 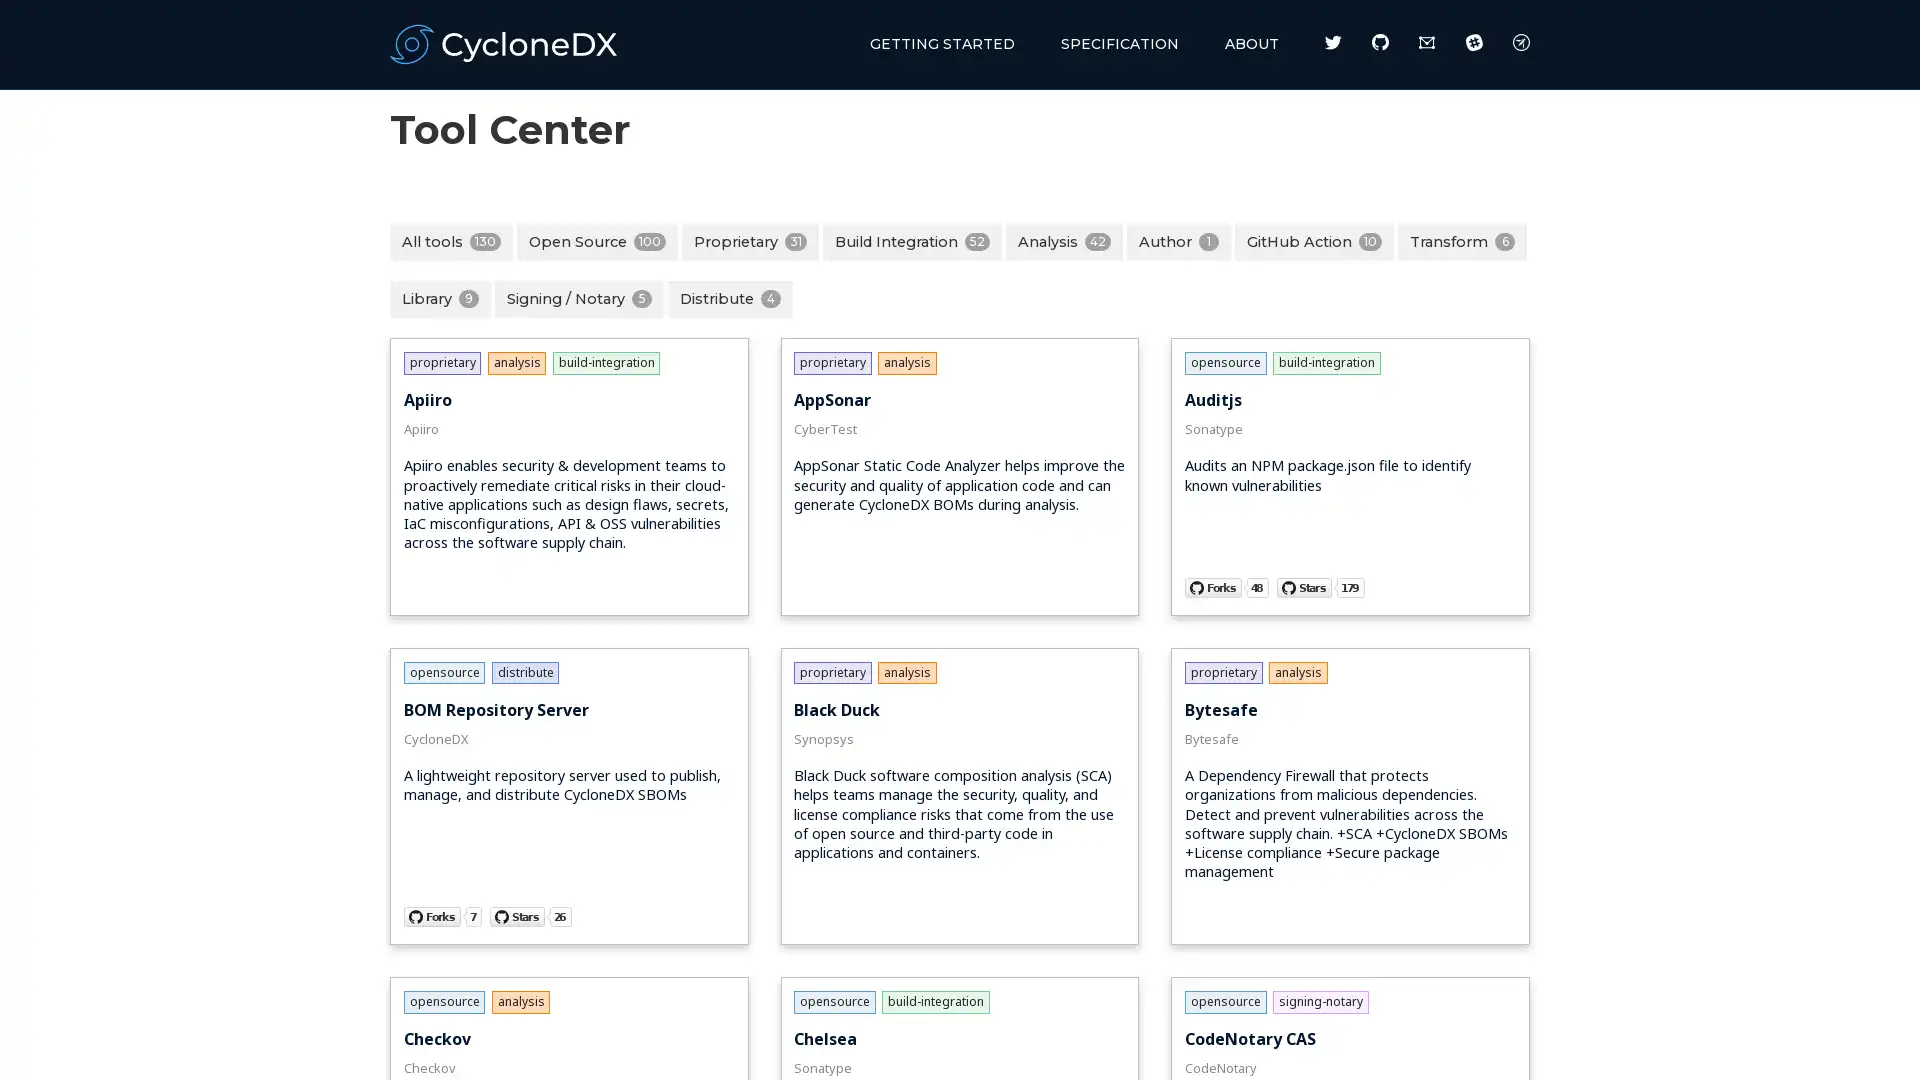 What do you see at coordinates (1063, 240) in the screenshot?
I see `Analysis 42` at bounding box center [1063, 240].